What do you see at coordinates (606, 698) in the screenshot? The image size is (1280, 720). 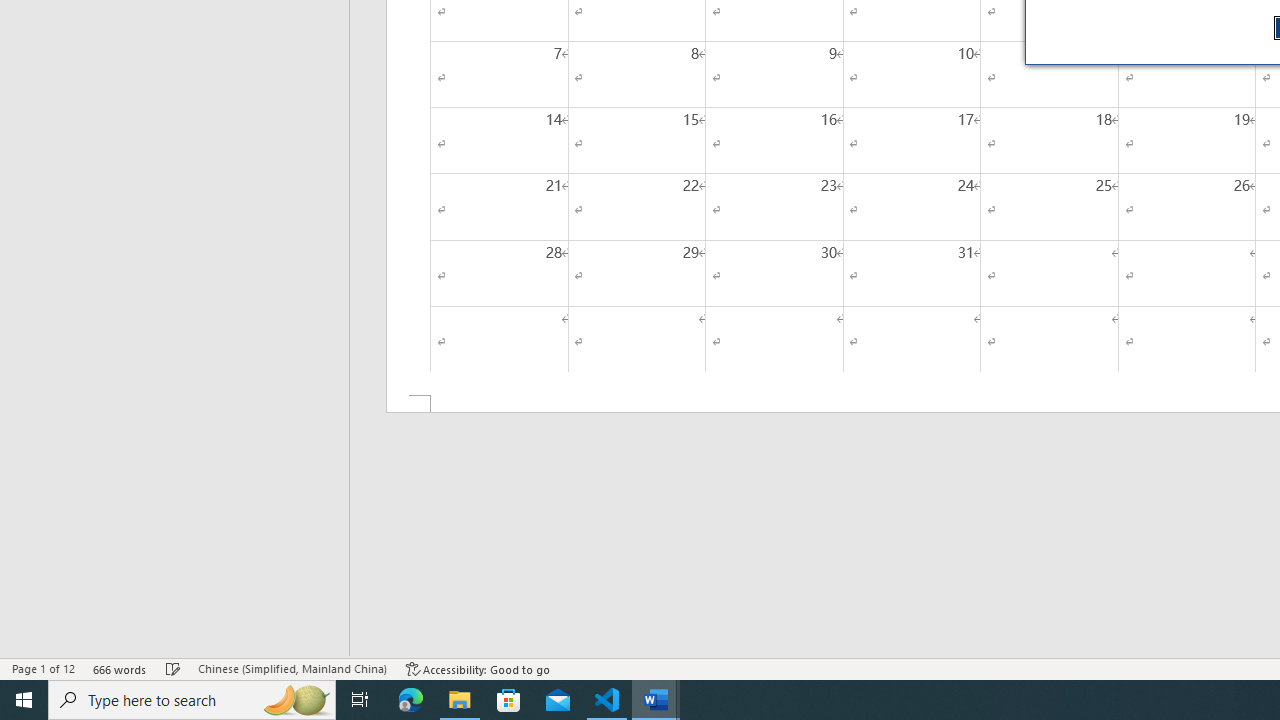 I see `'Visual Studio Code - 1 running window'` at bounding box center [606, 698].